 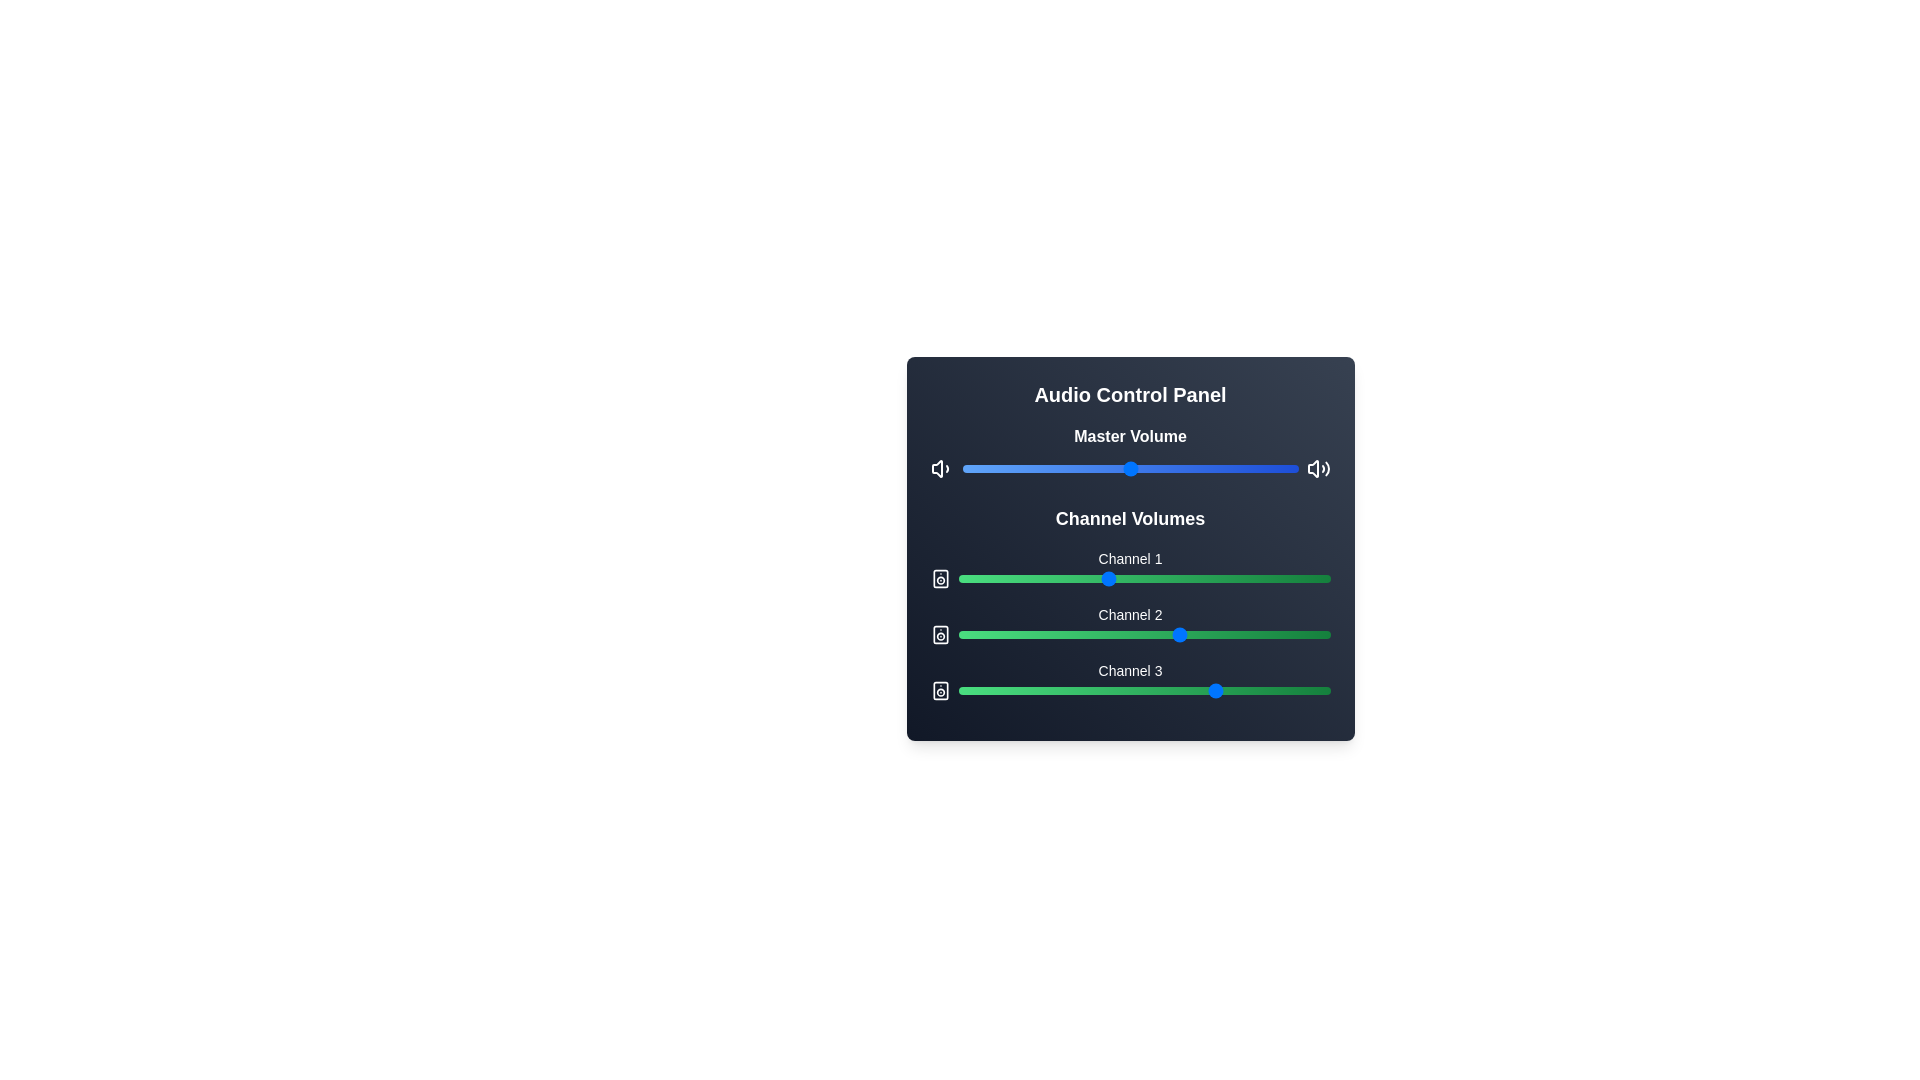 What do you see at coordinates (1200, 635) in the screenshot?
I see `the slider value` at bounding box center [1200, 635].